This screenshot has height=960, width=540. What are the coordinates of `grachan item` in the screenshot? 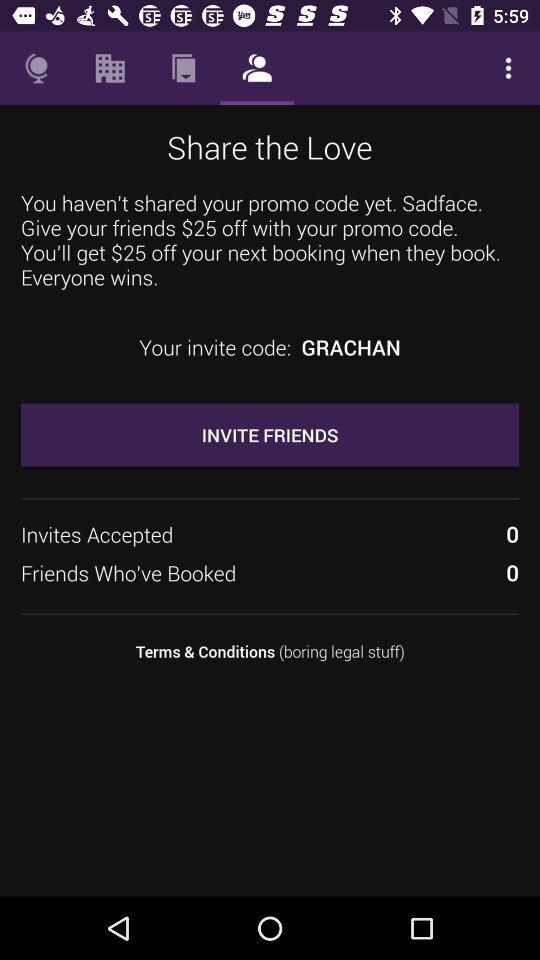 It's located at (350, 347).